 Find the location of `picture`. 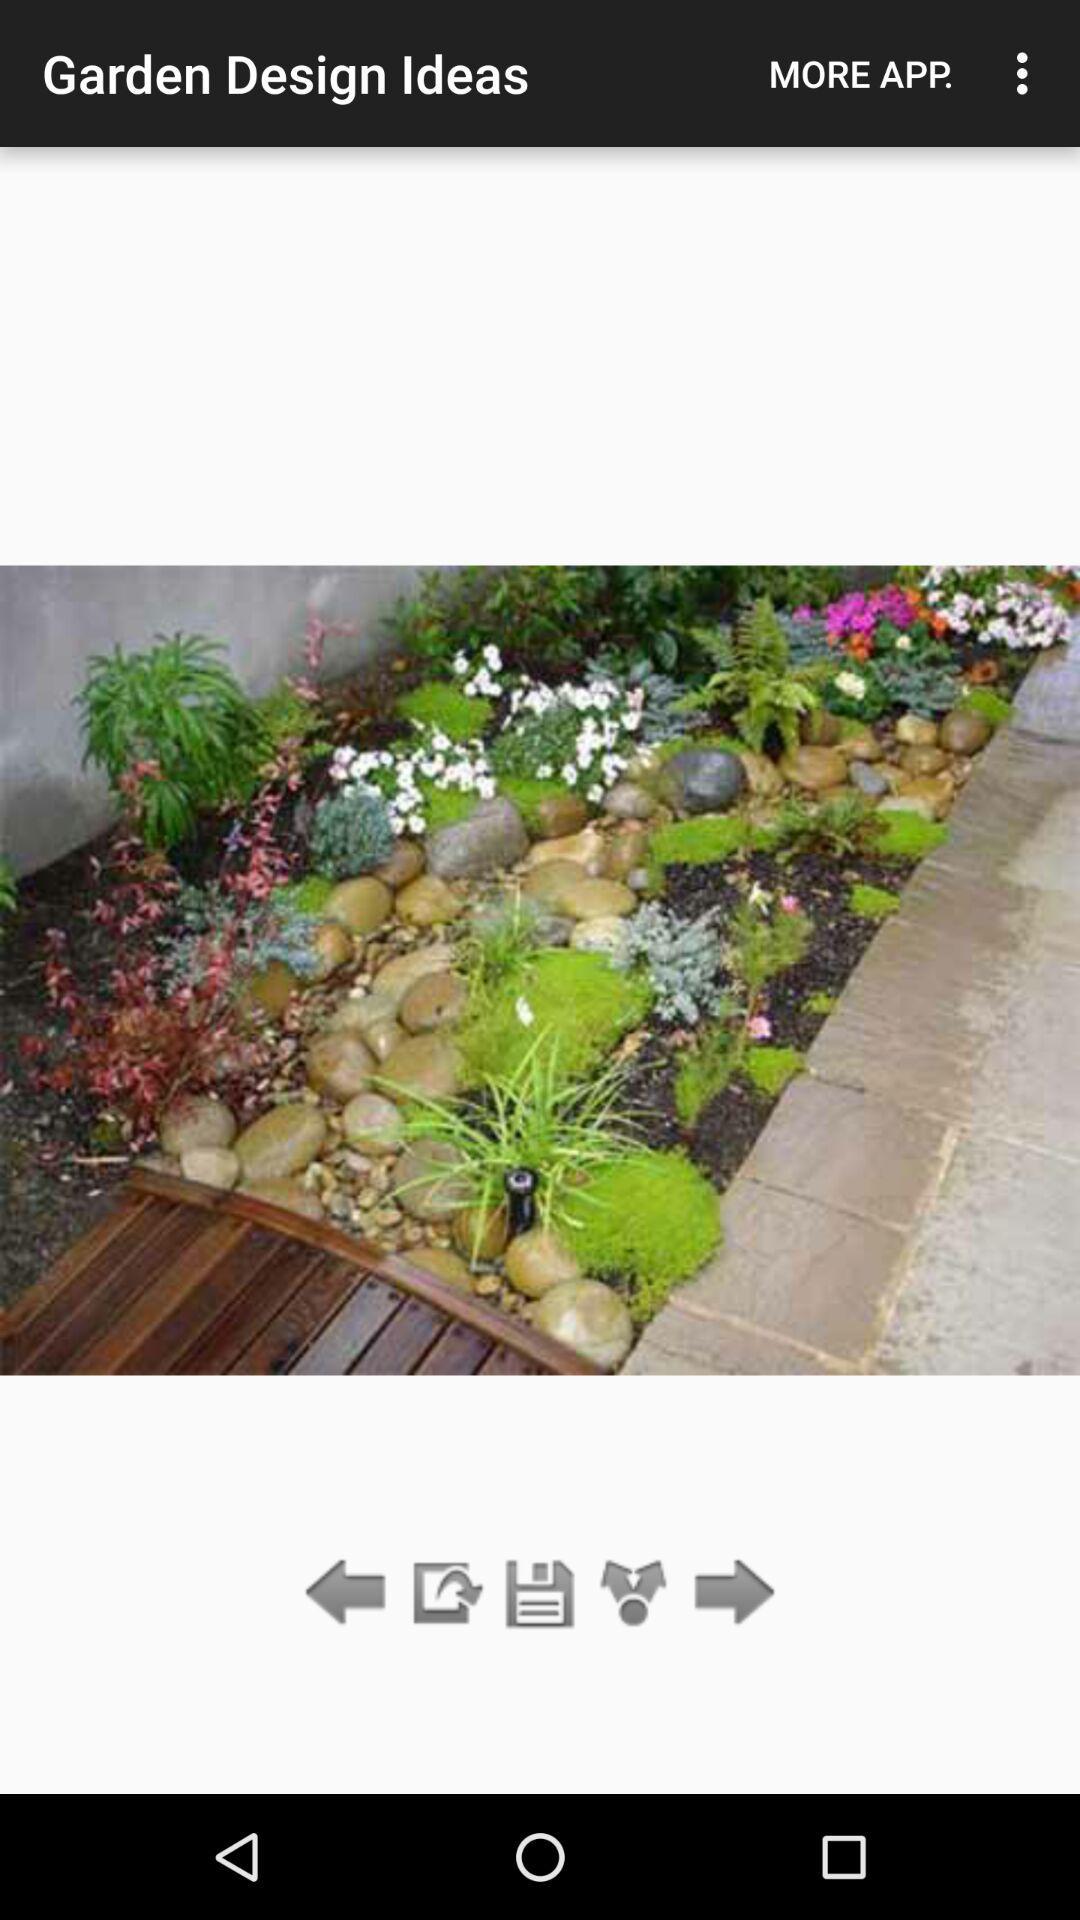

picture is located at coordinates (540, 1593).